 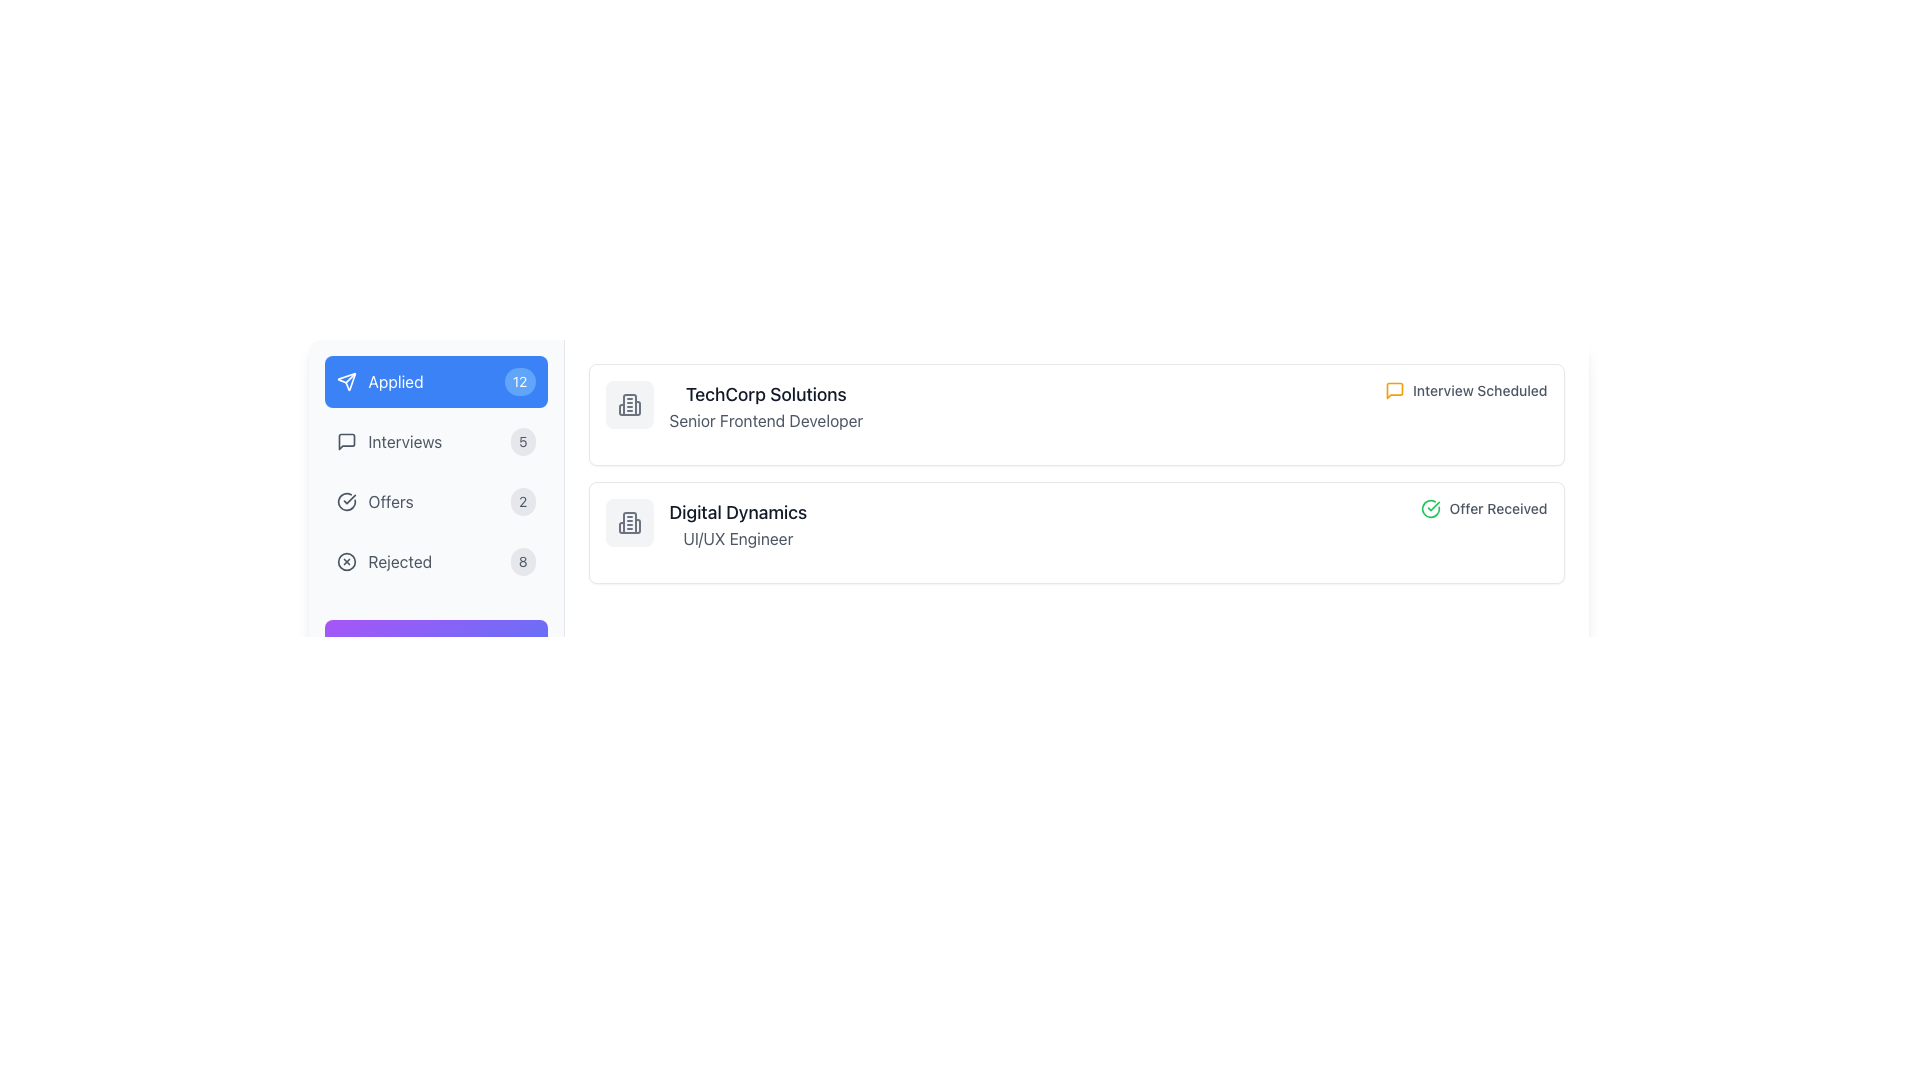 What do you see at coordinates (1394, 390) in the screenshot?
I see `the amber speech bubble icon indicating a communication function, located near 'TechCorp Solutions' under 'Interview Scheduled'` at bounding box center [1394, 390].